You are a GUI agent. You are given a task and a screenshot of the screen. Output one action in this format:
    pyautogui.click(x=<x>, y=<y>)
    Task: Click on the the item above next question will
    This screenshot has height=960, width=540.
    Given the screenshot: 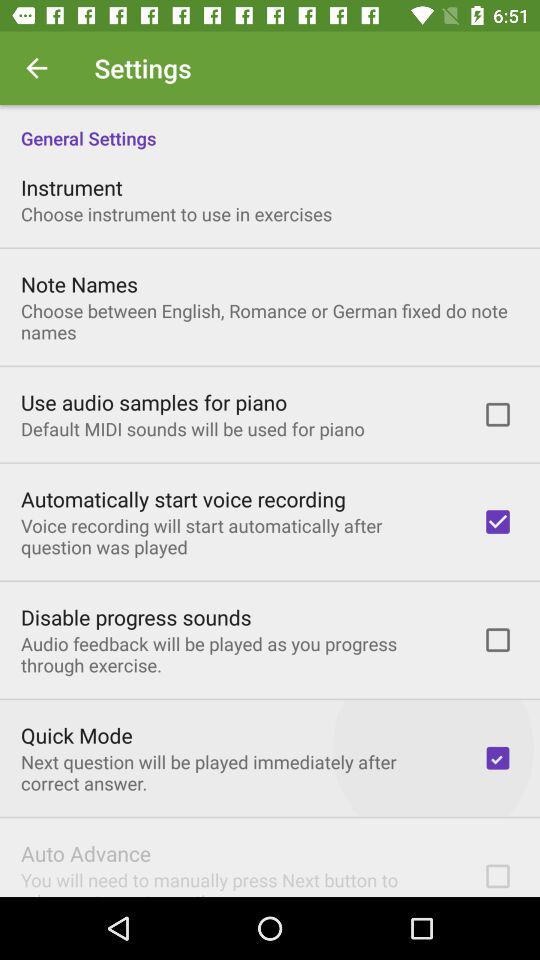 What is the action you would take?
    pyautogui.click(x=75, y=734)
    